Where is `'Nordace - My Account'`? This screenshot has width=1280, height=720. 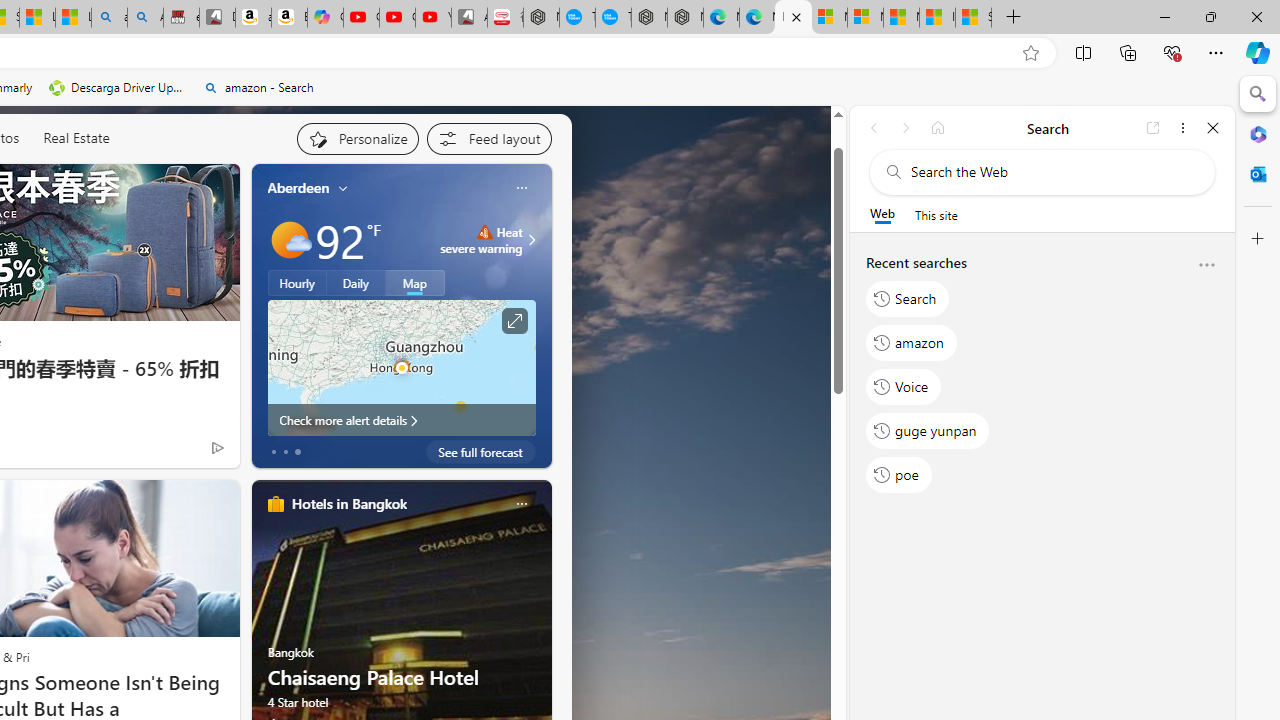
'Nordace - My Account' is located at coordinates (541, 17).